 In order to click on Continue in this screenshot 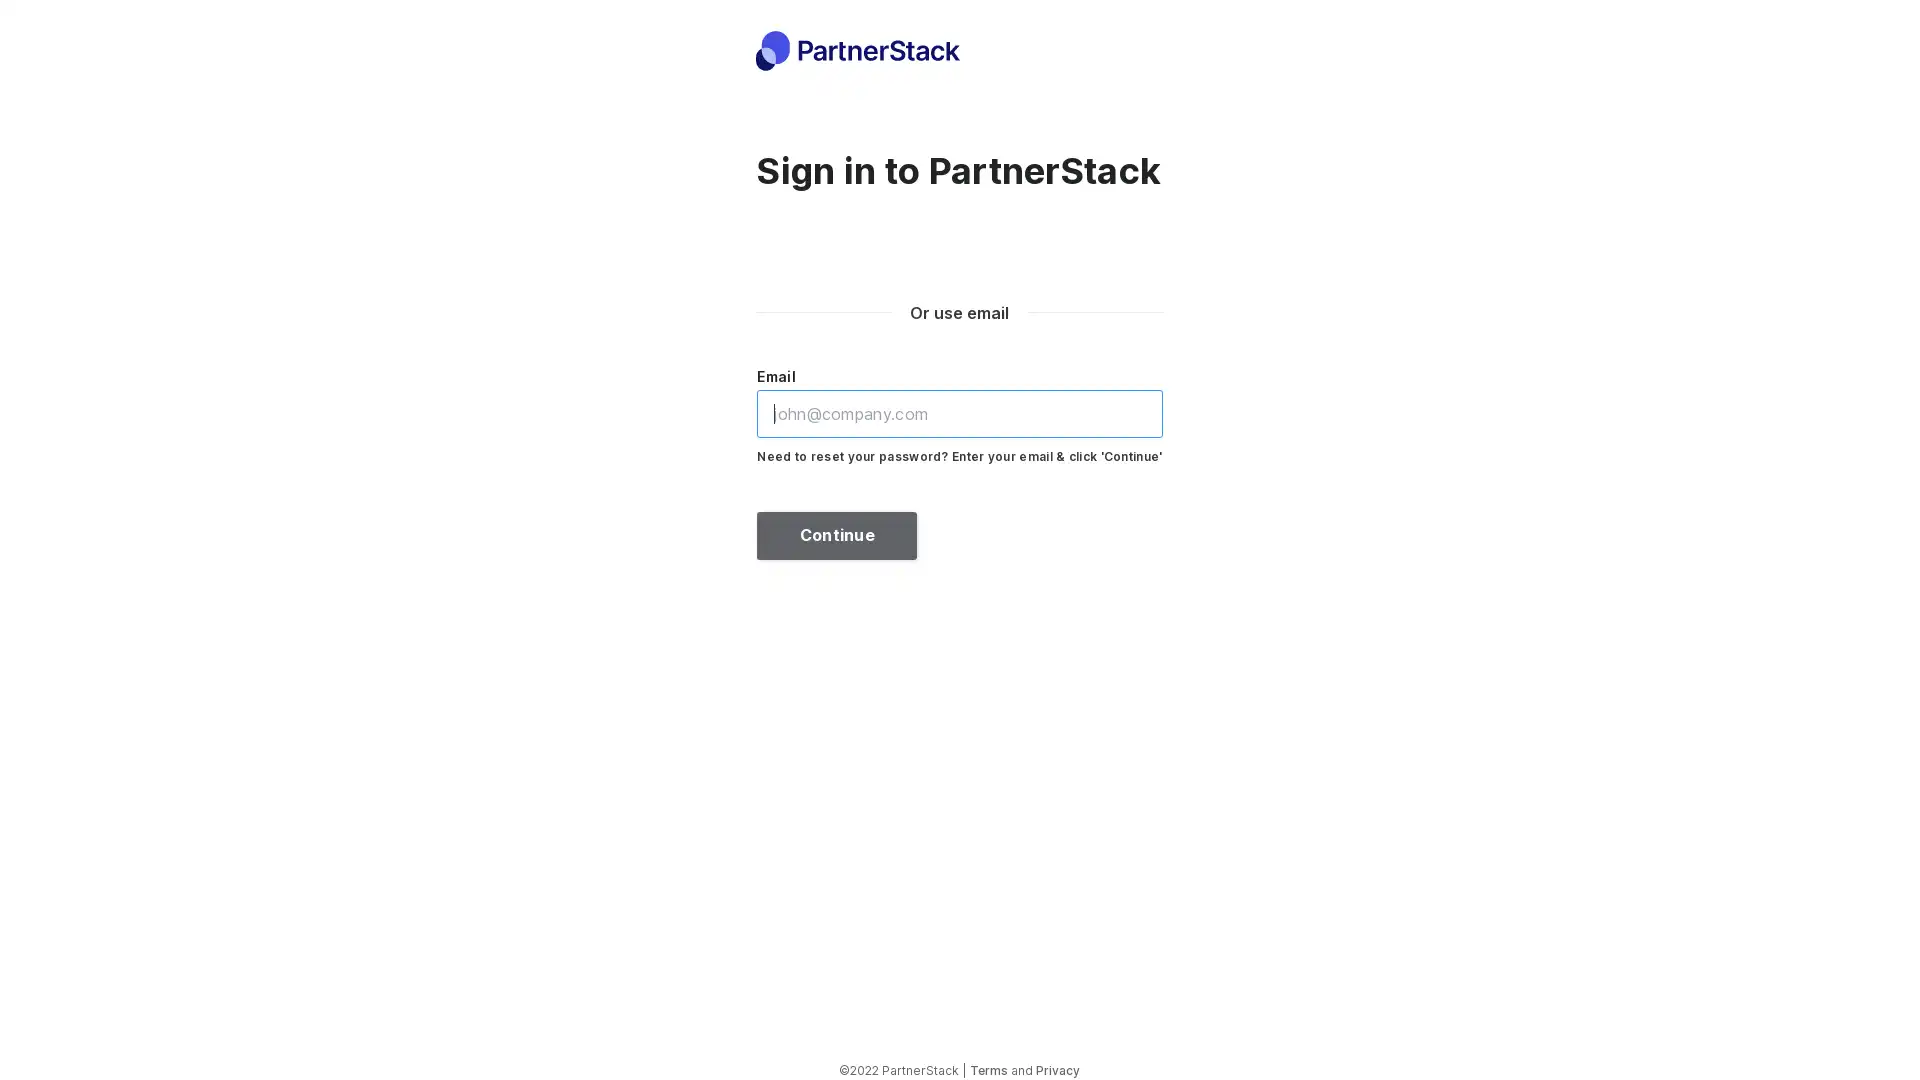, I will do `click(836, 585)`.